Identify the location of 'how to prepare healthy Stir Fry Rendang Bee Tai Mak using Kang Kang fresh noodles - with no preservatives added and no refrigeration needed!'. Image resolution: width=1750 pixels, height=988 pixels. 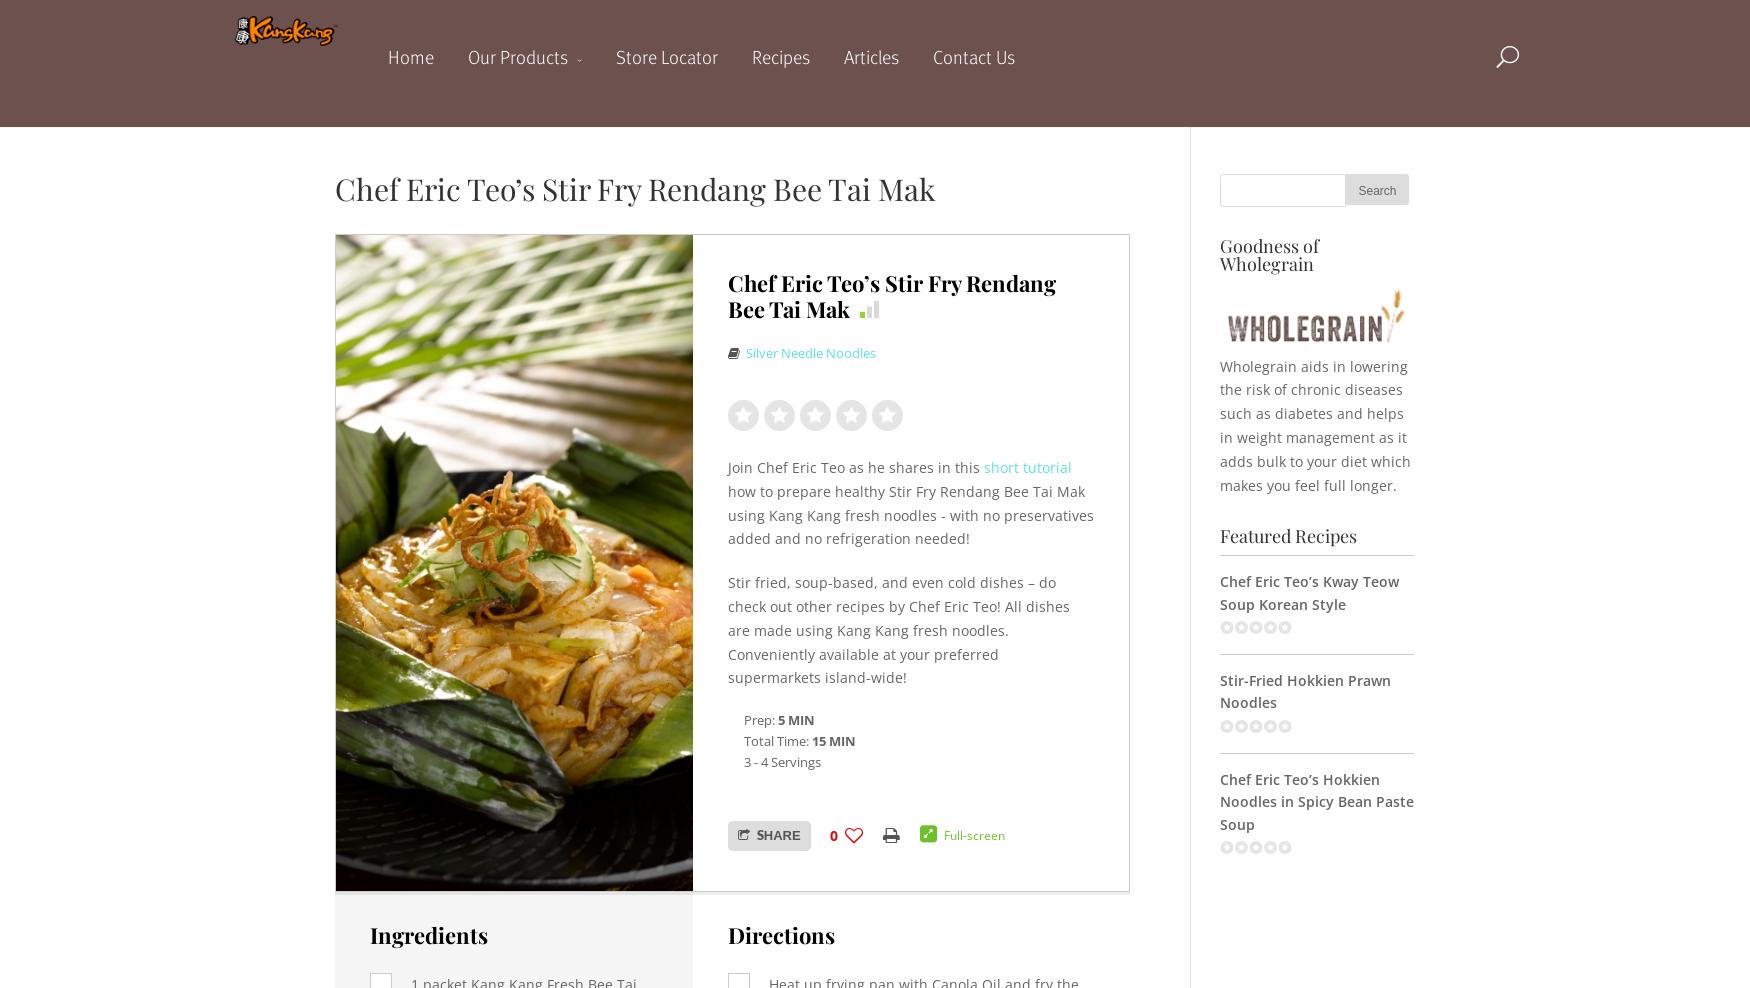
(909, 513).